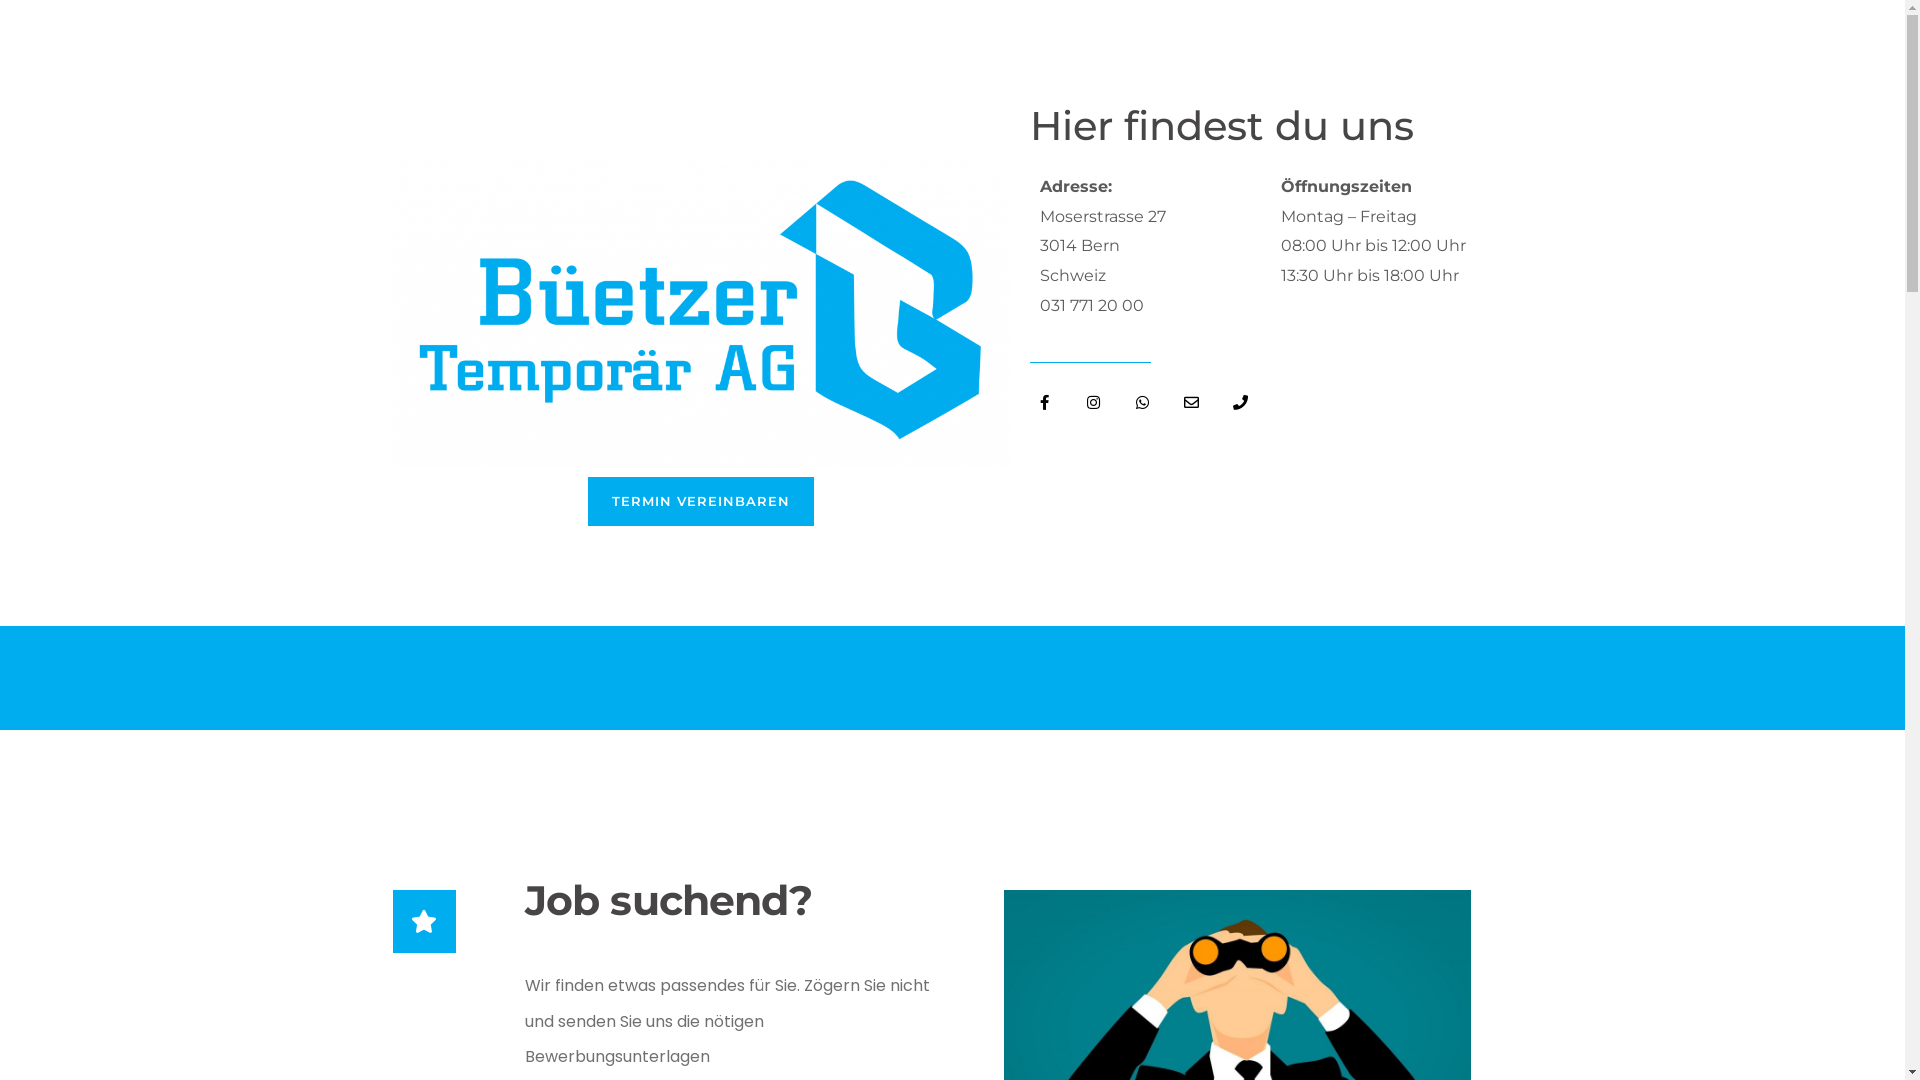 Image resolution: width=1920 pixels, height=1080 pixels. Describe the element at coordinates (1191, 402) in the screenshot. I see `'Envelope'` at that location.